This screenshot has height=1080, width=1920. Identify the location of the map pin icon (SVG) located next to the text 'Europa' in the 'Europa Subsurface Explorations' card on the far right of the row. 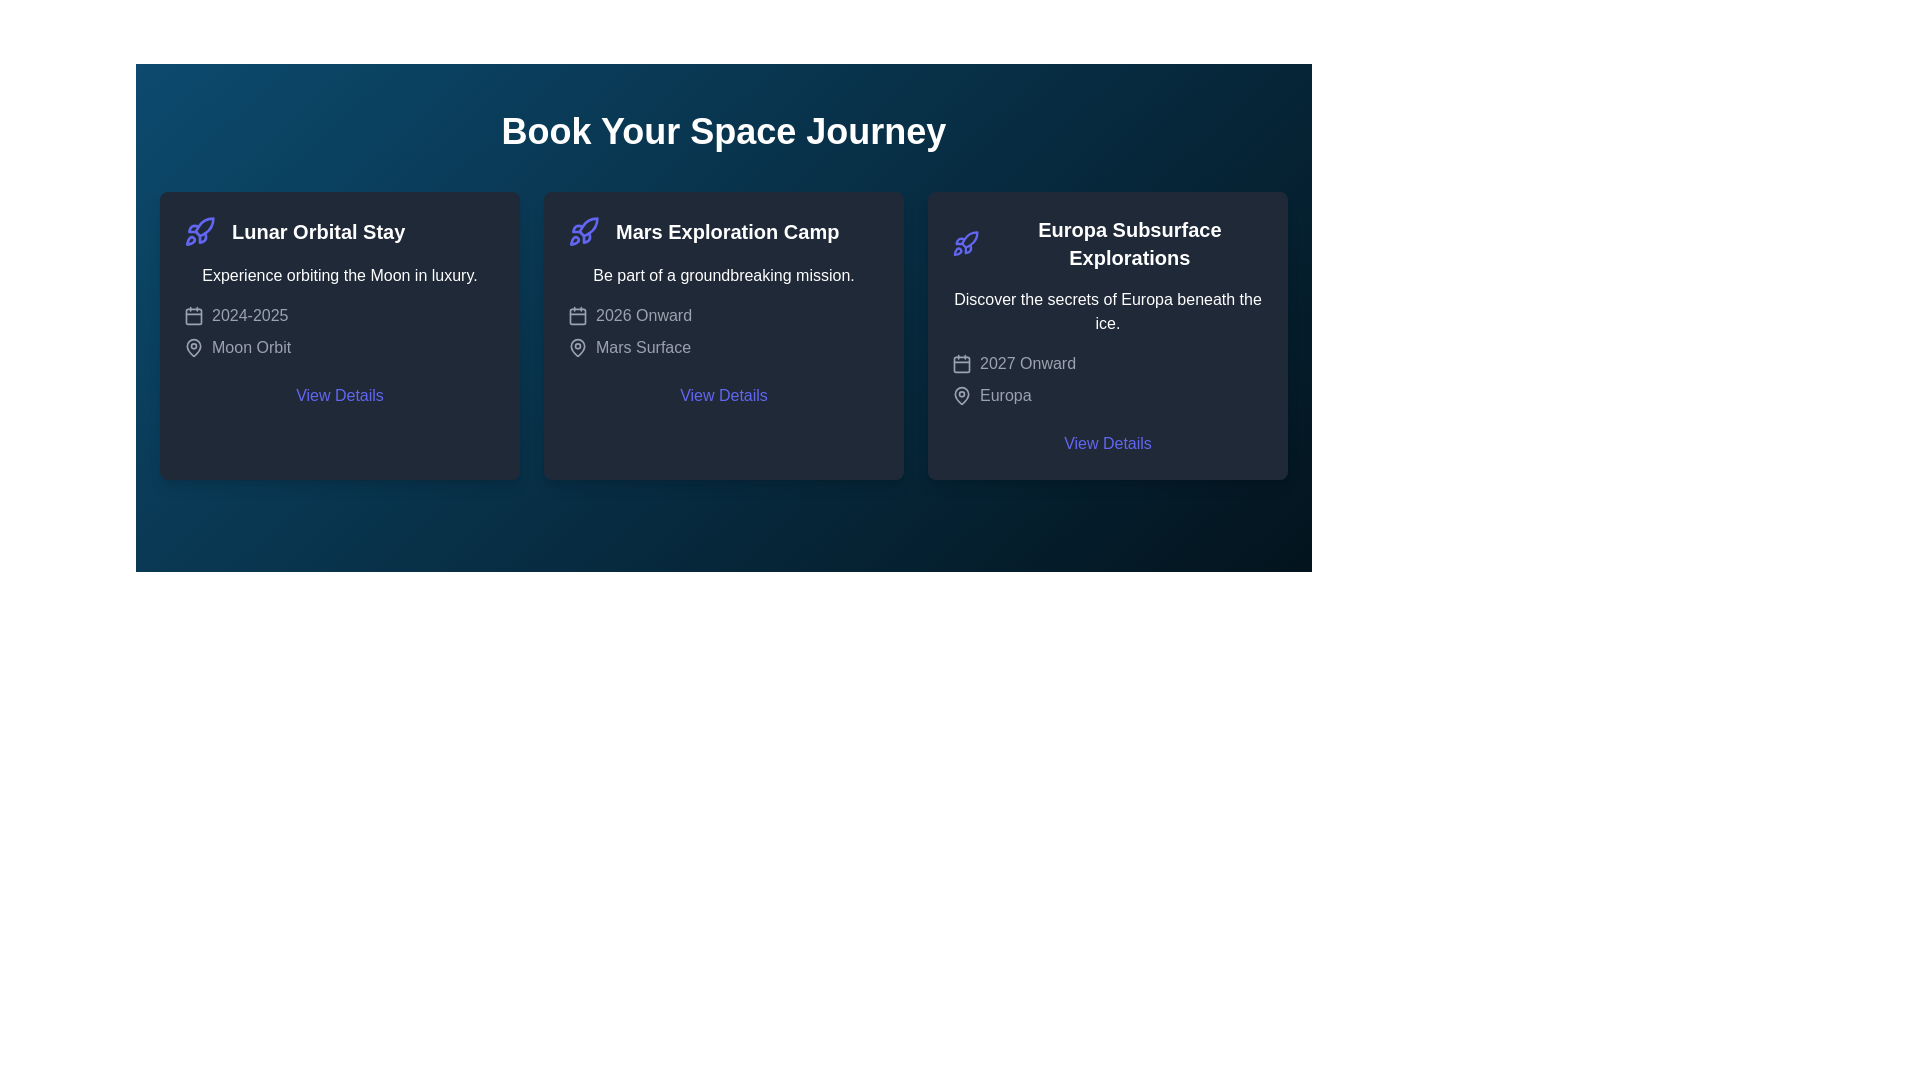
(961, 396).